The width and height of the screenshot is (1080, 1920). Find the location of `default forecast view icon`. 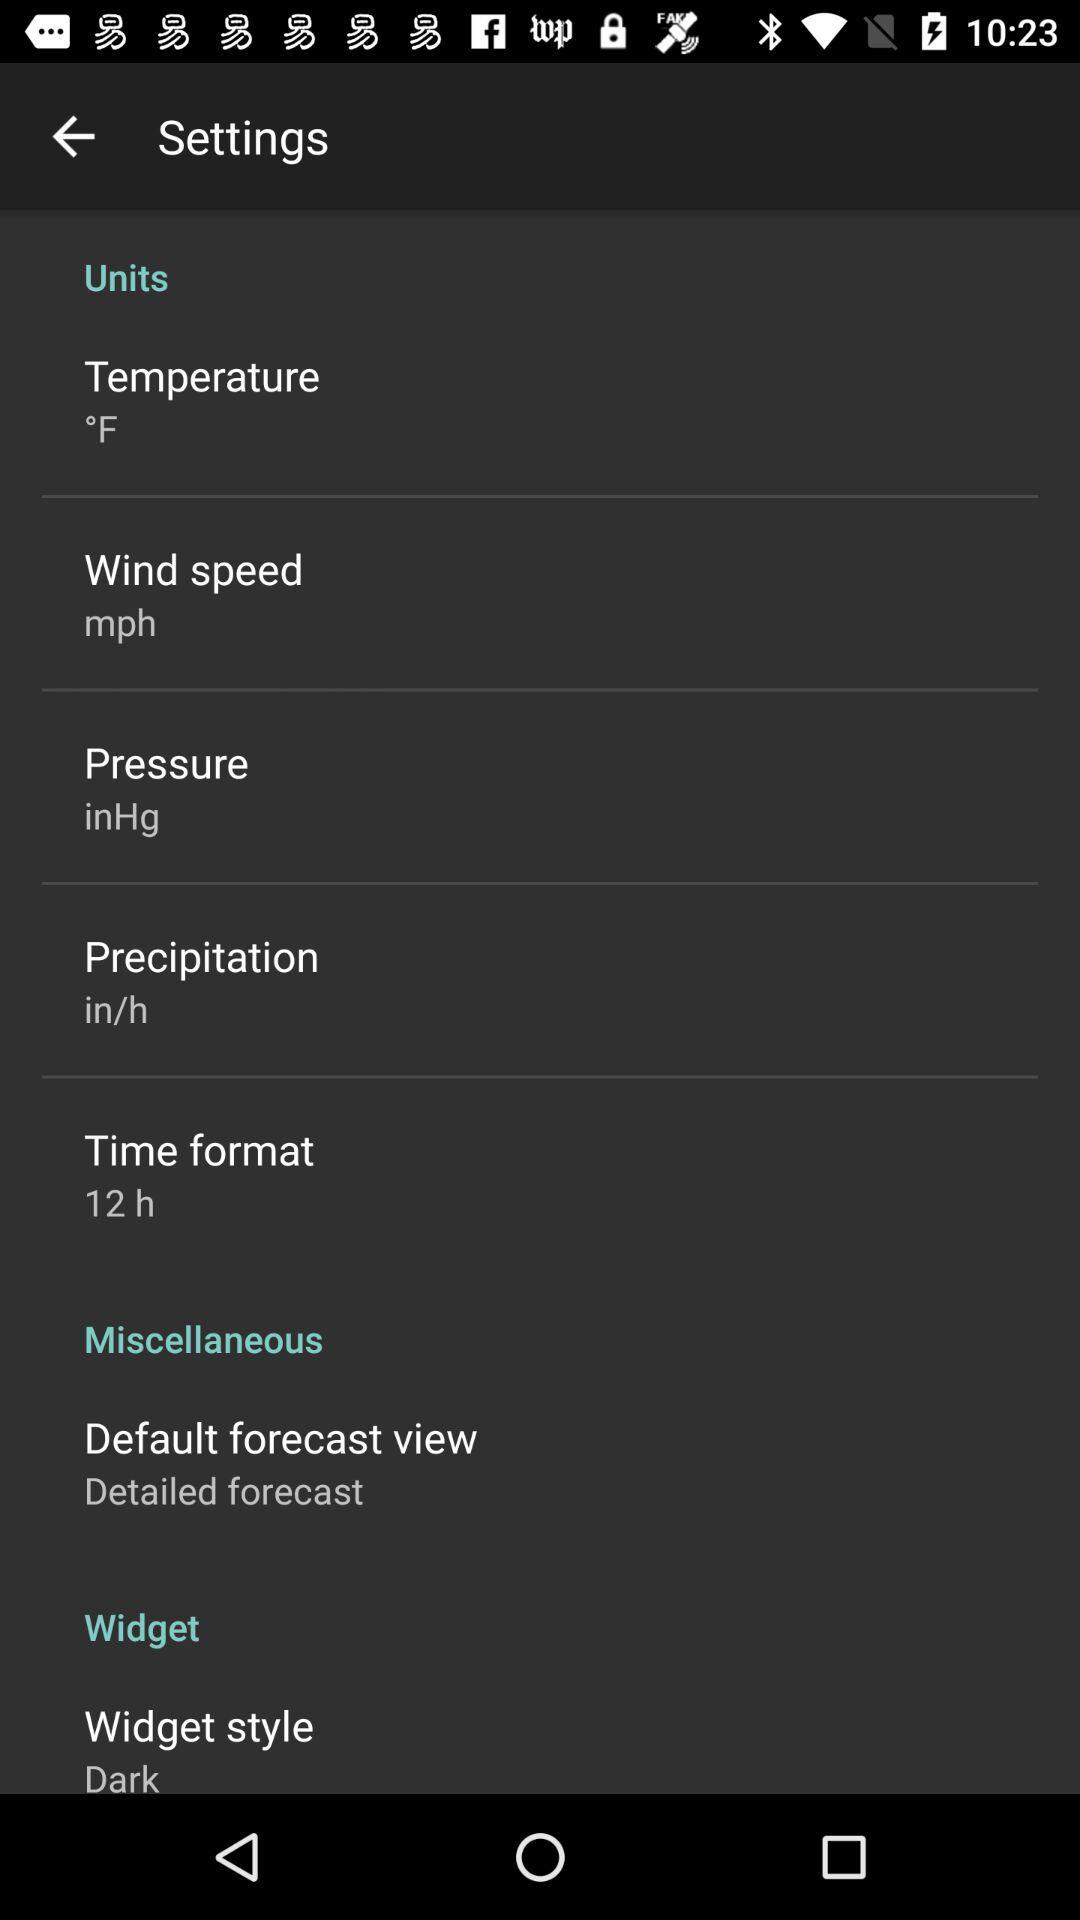

default forecast view icon is located at coordinates (280, 1435).